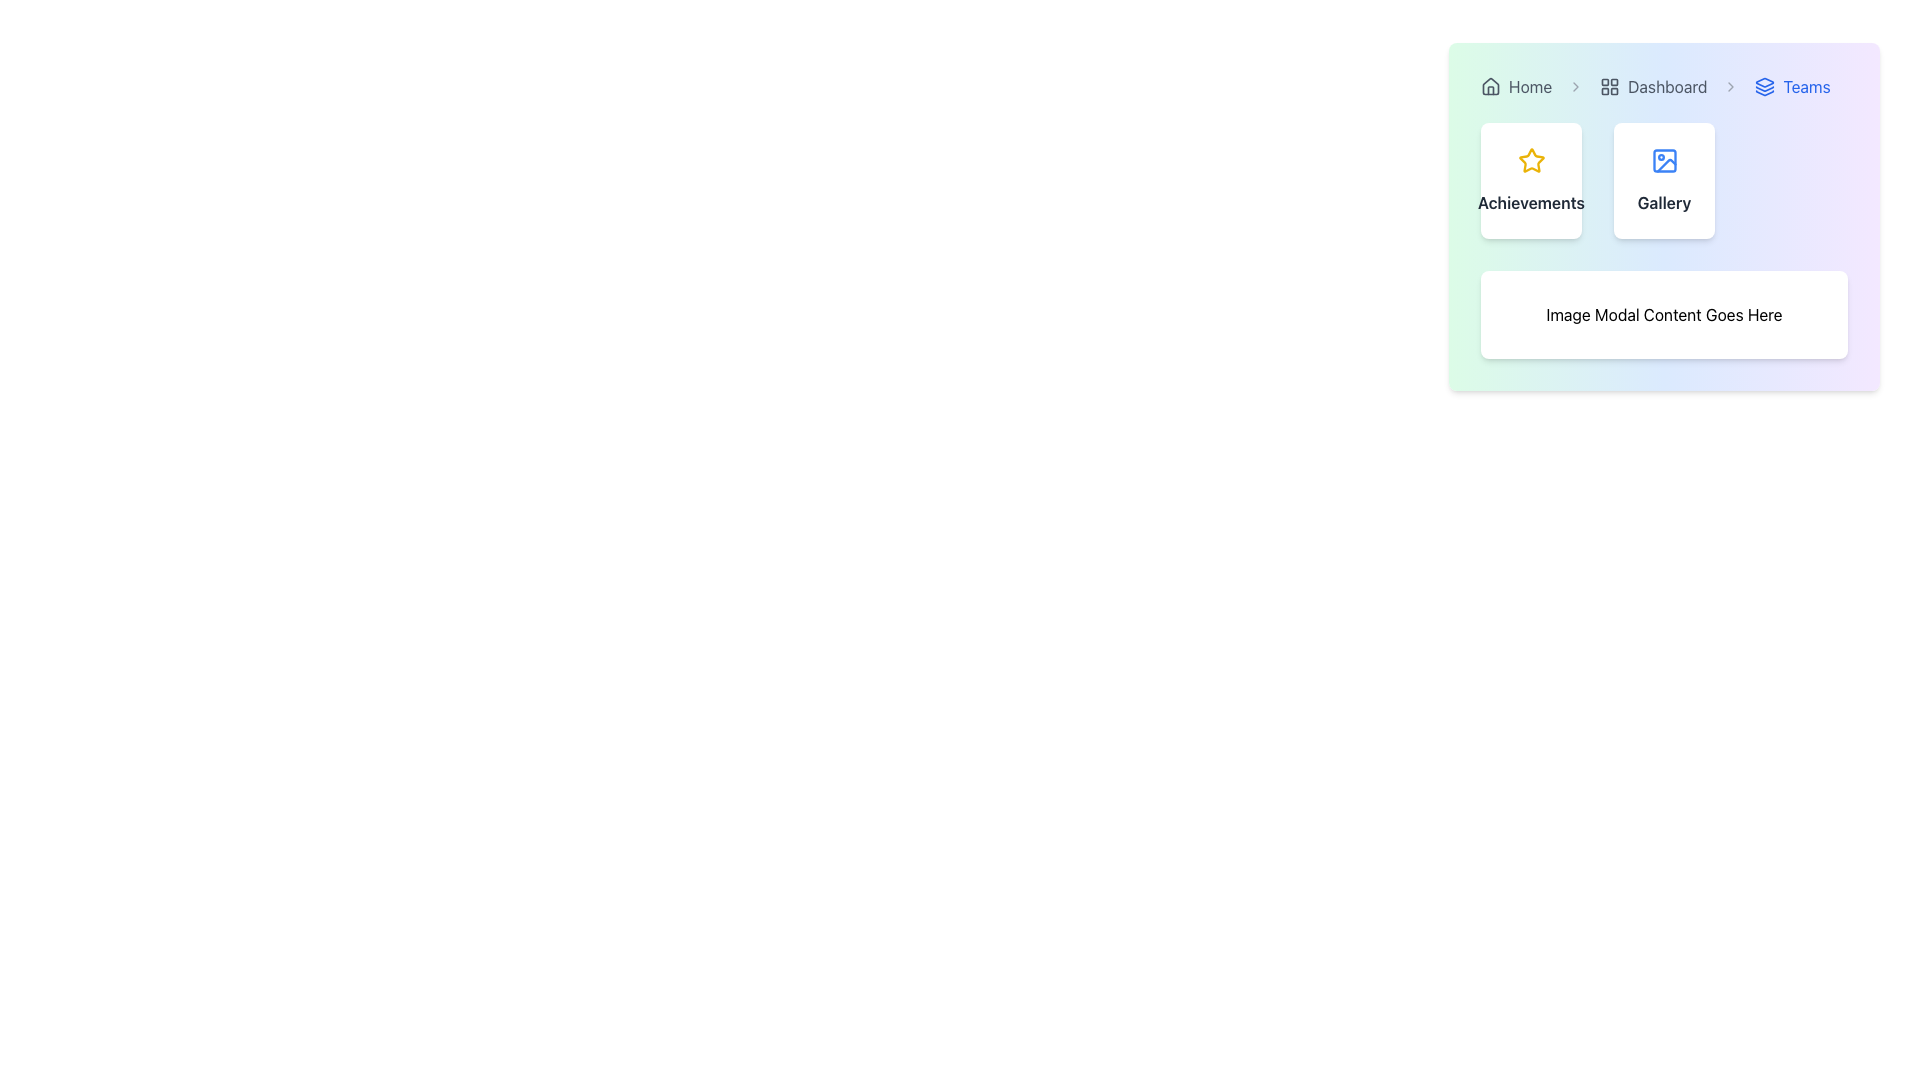 The image size is (1920, 1080). Describe the element at coordinates (1664, 160) in the screenshot. I see `the icon in the 'Gallery' card component, which indicates a feature related to images or galleries` at that location.